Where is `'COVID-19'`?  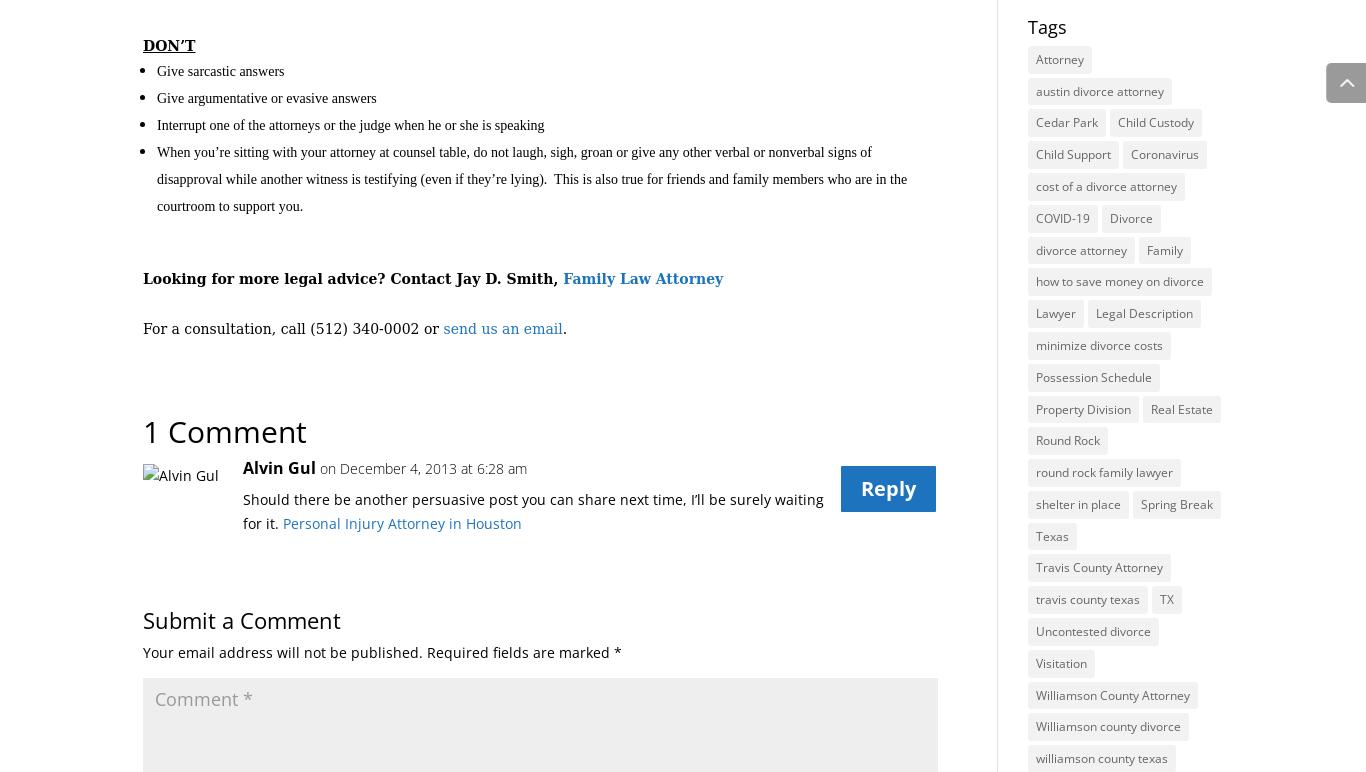
'COVID-19' is located at coordinates (1061, 217).